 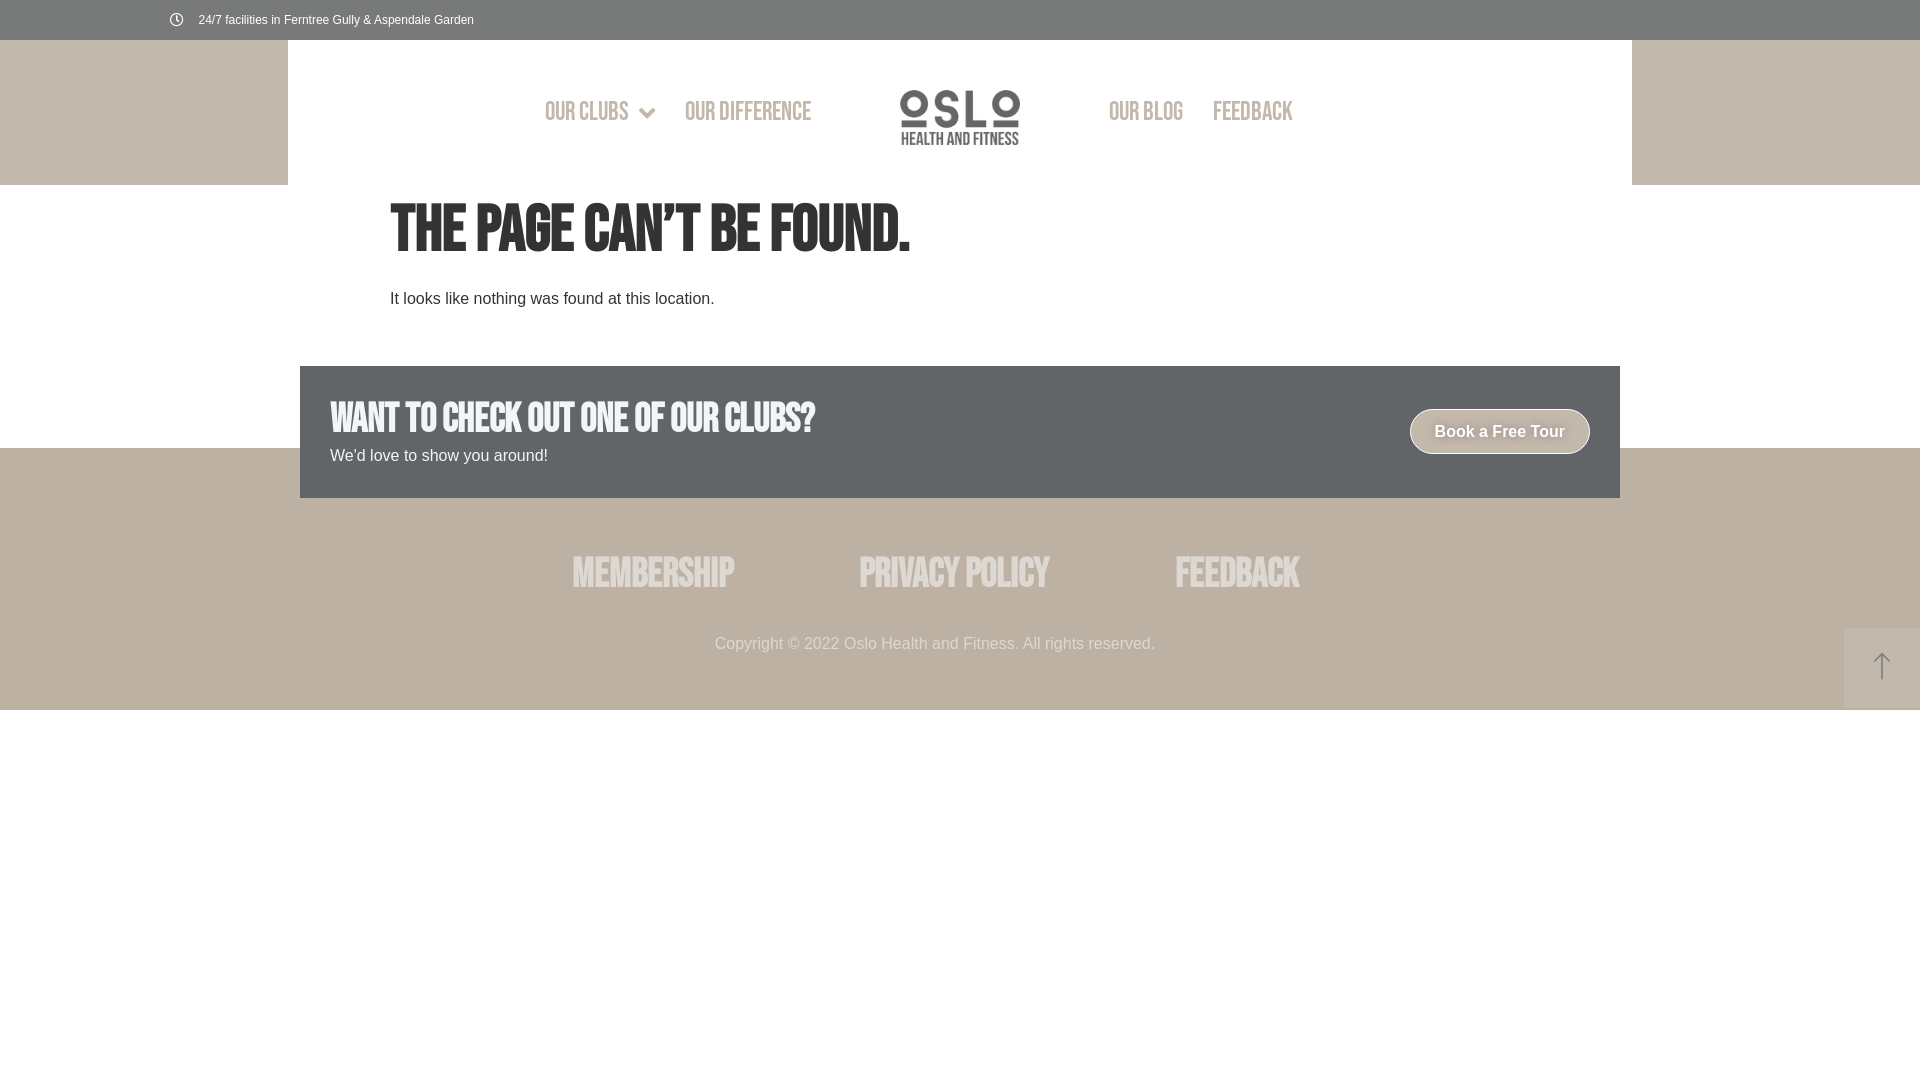 What do you see at coordinates (599, 112) in the screenshot?
I see `'Our Clubs'` at bounding box center [599, 112].